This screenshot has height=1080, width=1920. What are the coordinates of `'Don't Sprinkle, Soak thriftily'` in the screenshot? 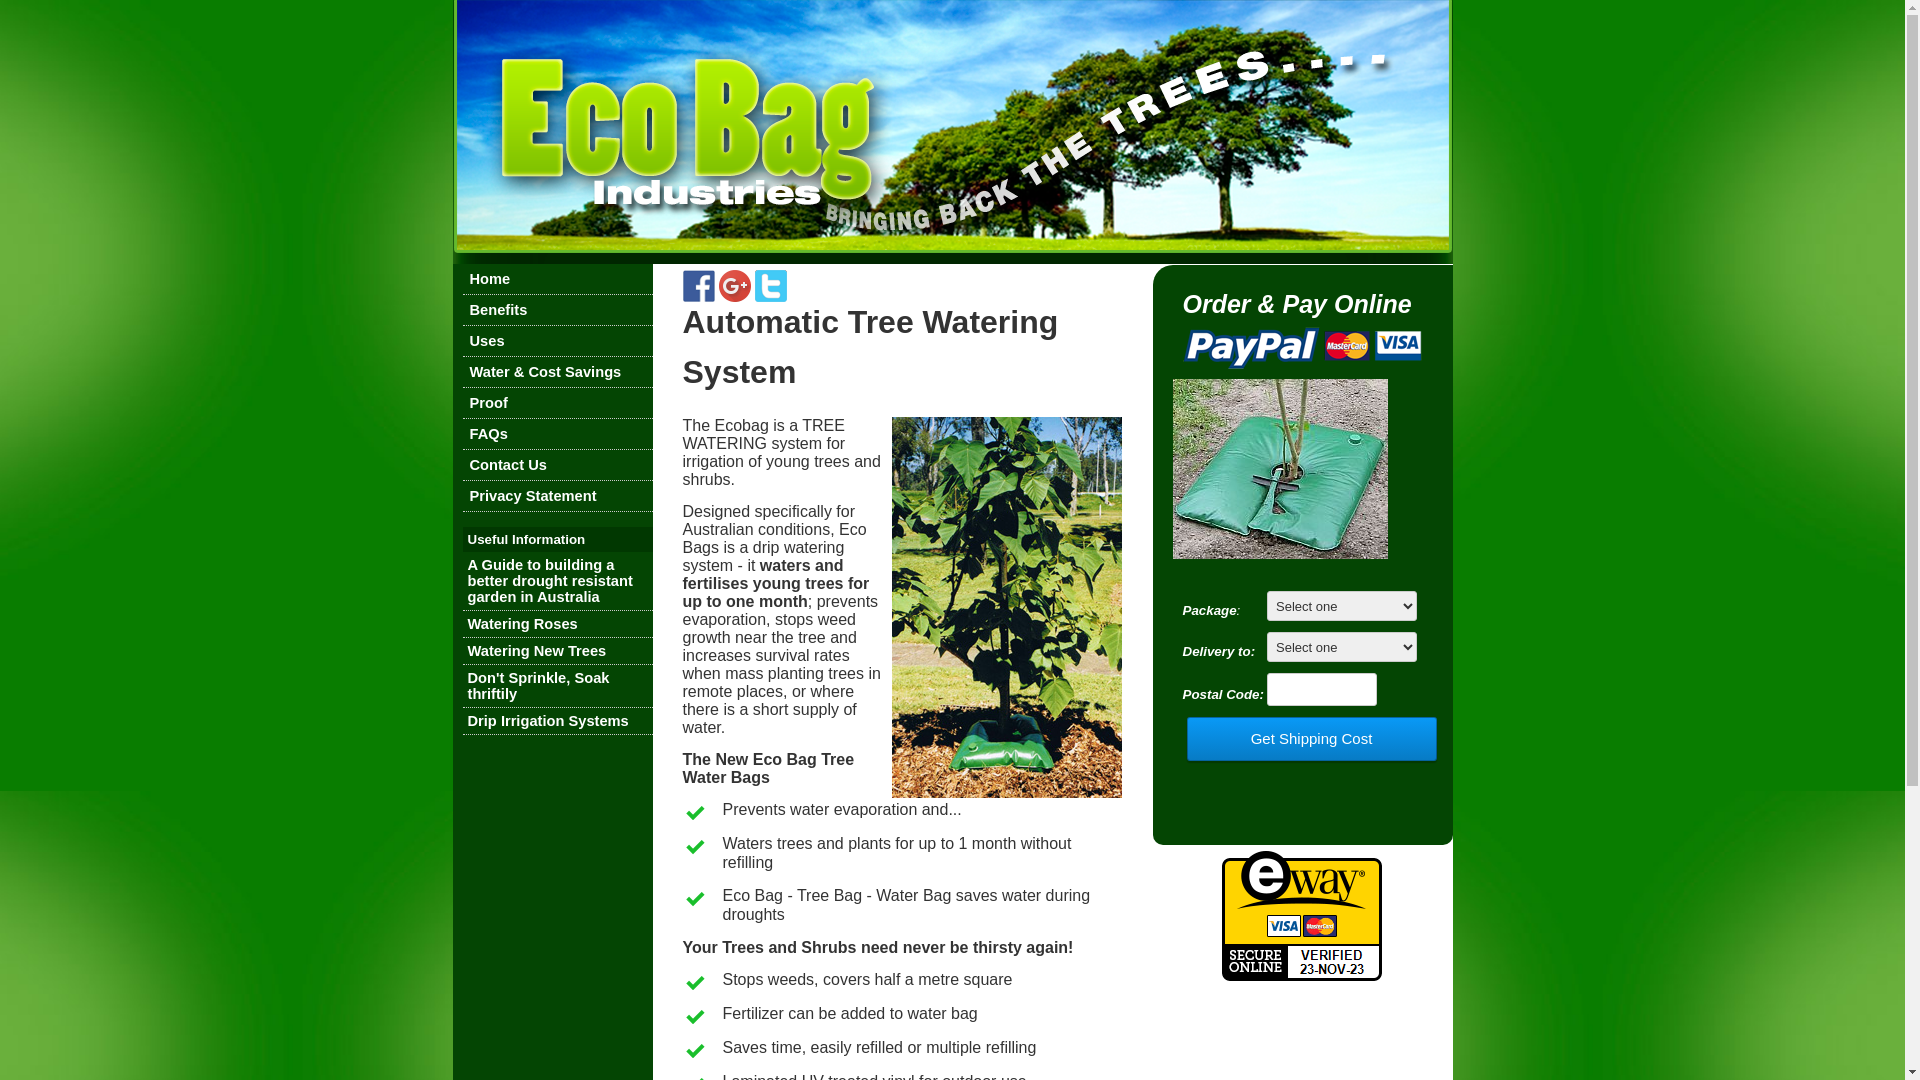 It's located at (538, 685).